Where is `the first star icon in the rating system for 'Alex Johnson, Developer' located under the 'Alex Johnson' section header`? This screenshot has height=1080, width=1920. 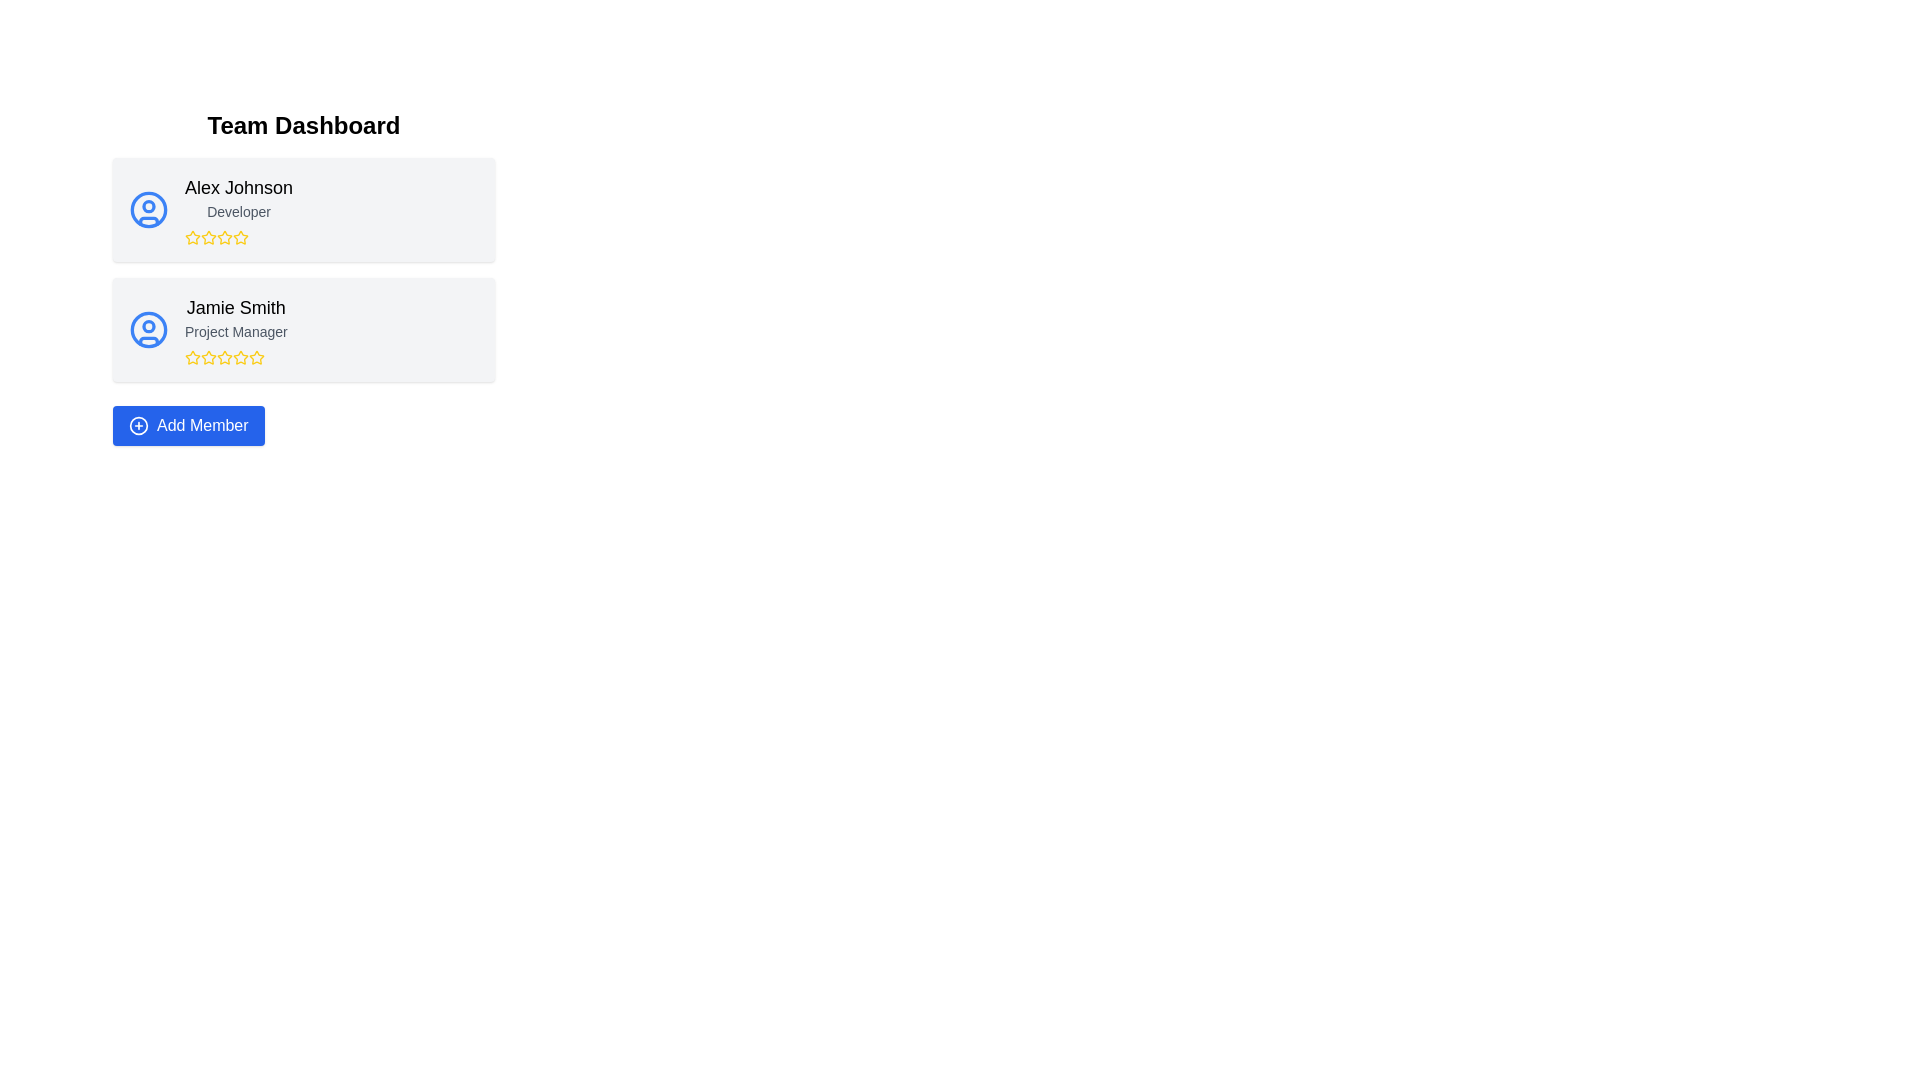
the first star icon in the rating system for 'Alex Johnson, Developer' located under the 'Alex Johnson' section header is located at coordinates (192, 237).